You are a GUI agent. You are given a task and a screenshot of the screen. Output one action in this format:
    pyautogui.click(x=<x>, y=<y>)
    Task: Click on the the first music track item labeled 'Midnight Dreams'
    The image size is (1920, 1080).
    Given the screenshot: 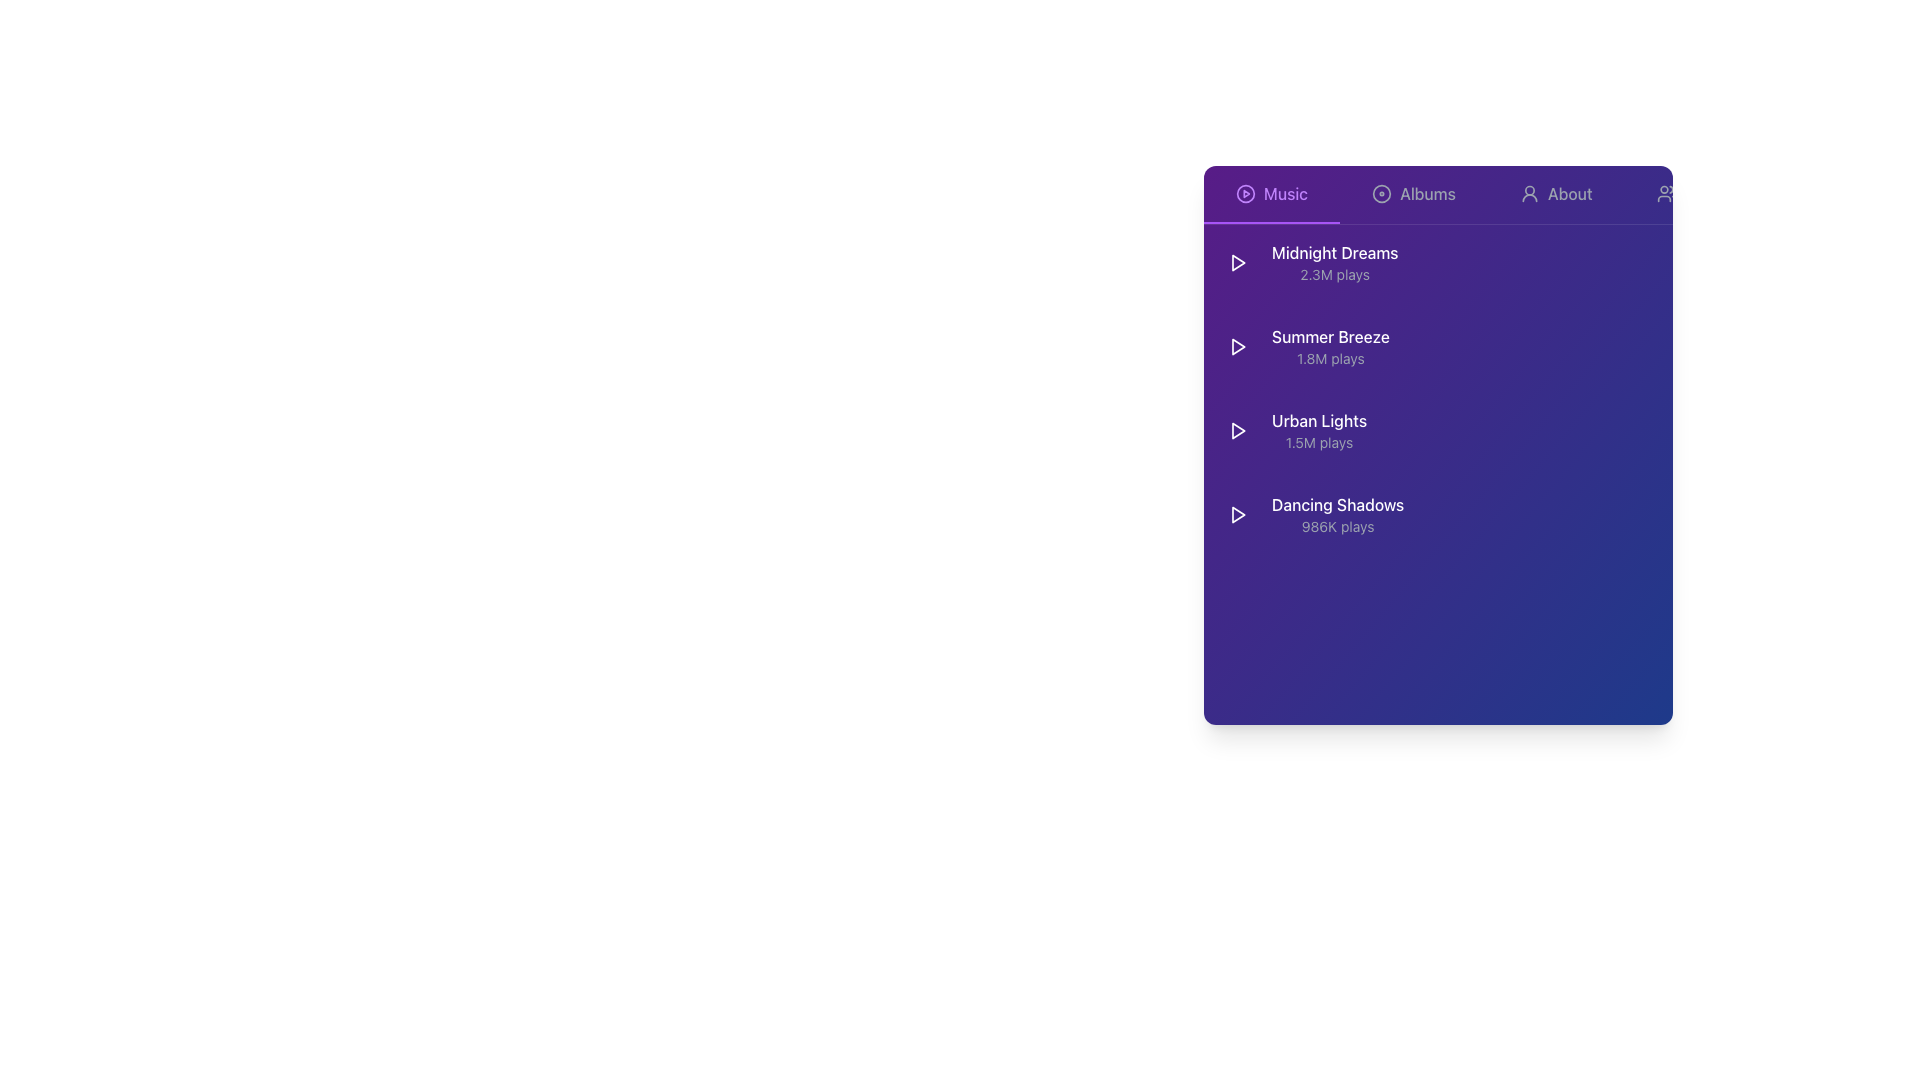 What is the action you would take?
    pyautogui.click(x=1437, y=261)
    